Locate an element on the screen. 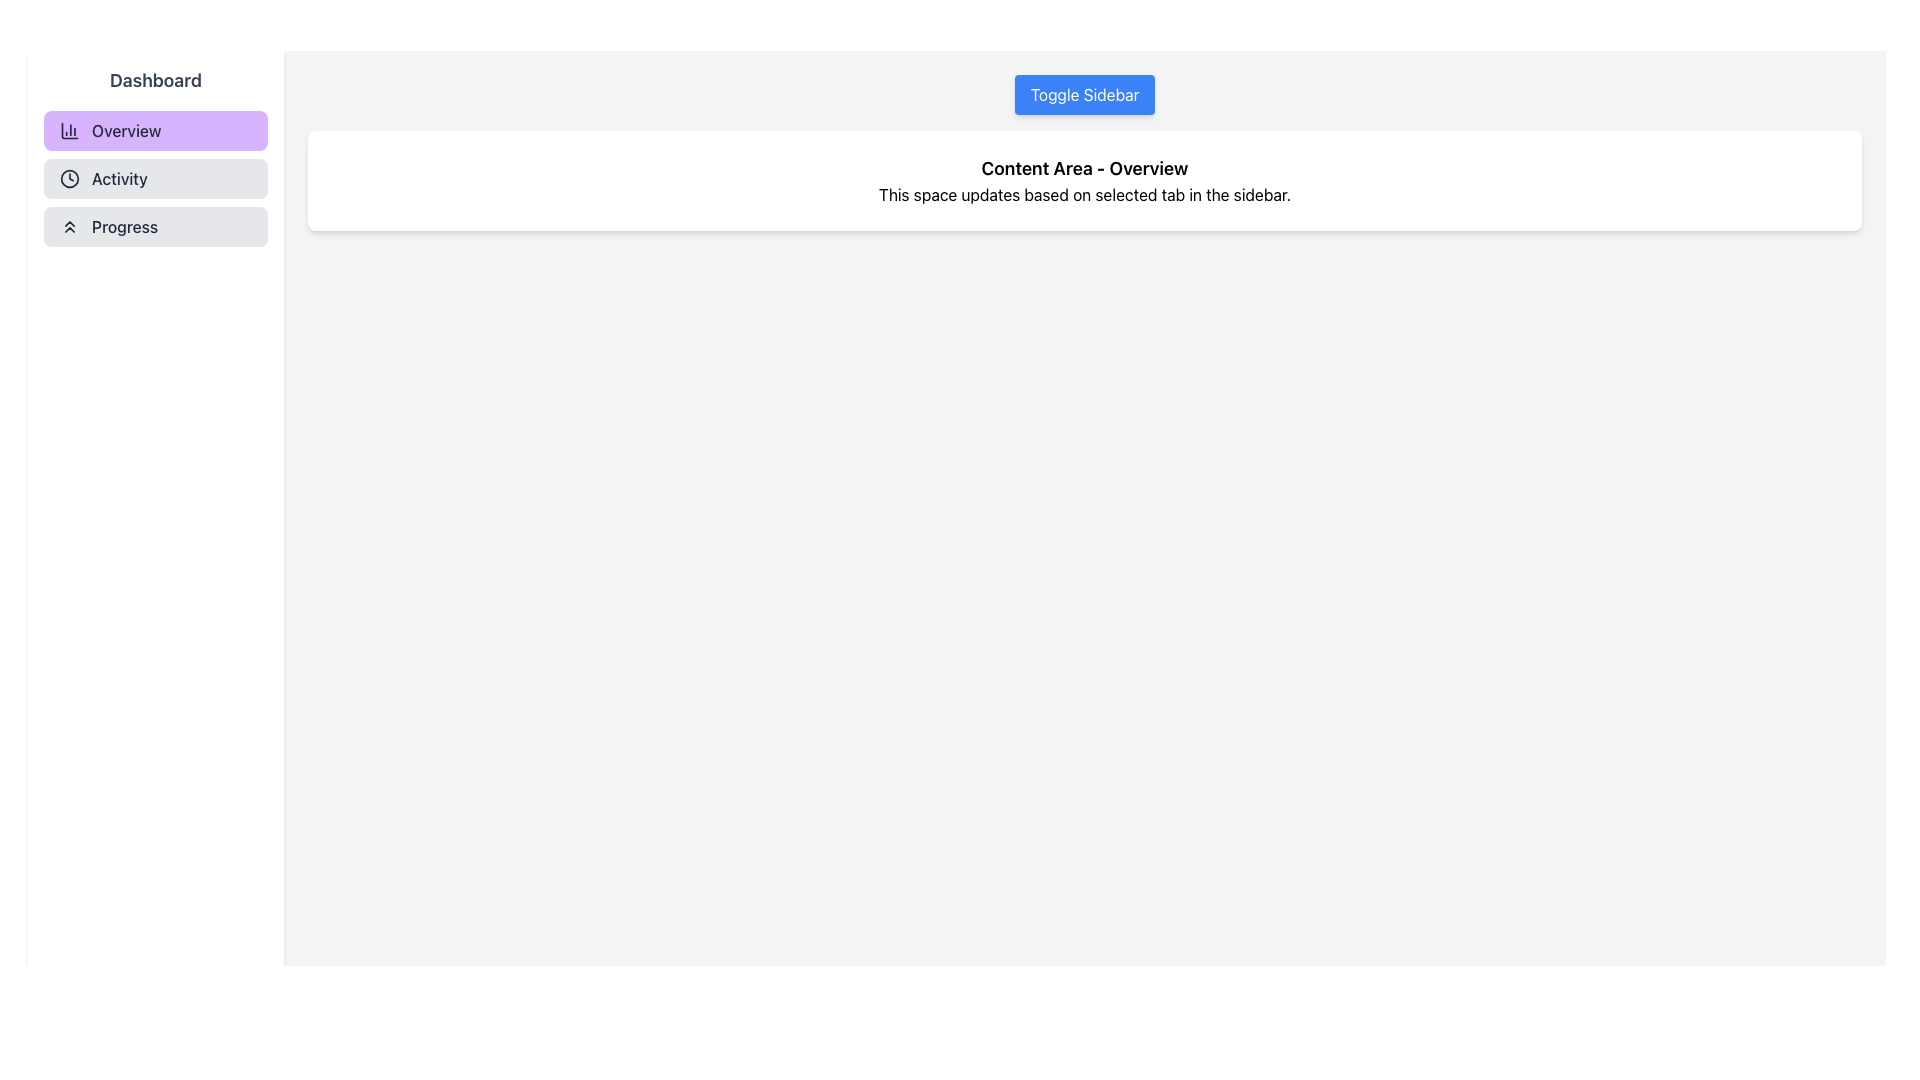 The width and height of the screenshot is (1920, 1080). the 'Activity' button, which is the second button in the left sidebar menu, to visualize its hover effects is located at coordinates (155, 177).